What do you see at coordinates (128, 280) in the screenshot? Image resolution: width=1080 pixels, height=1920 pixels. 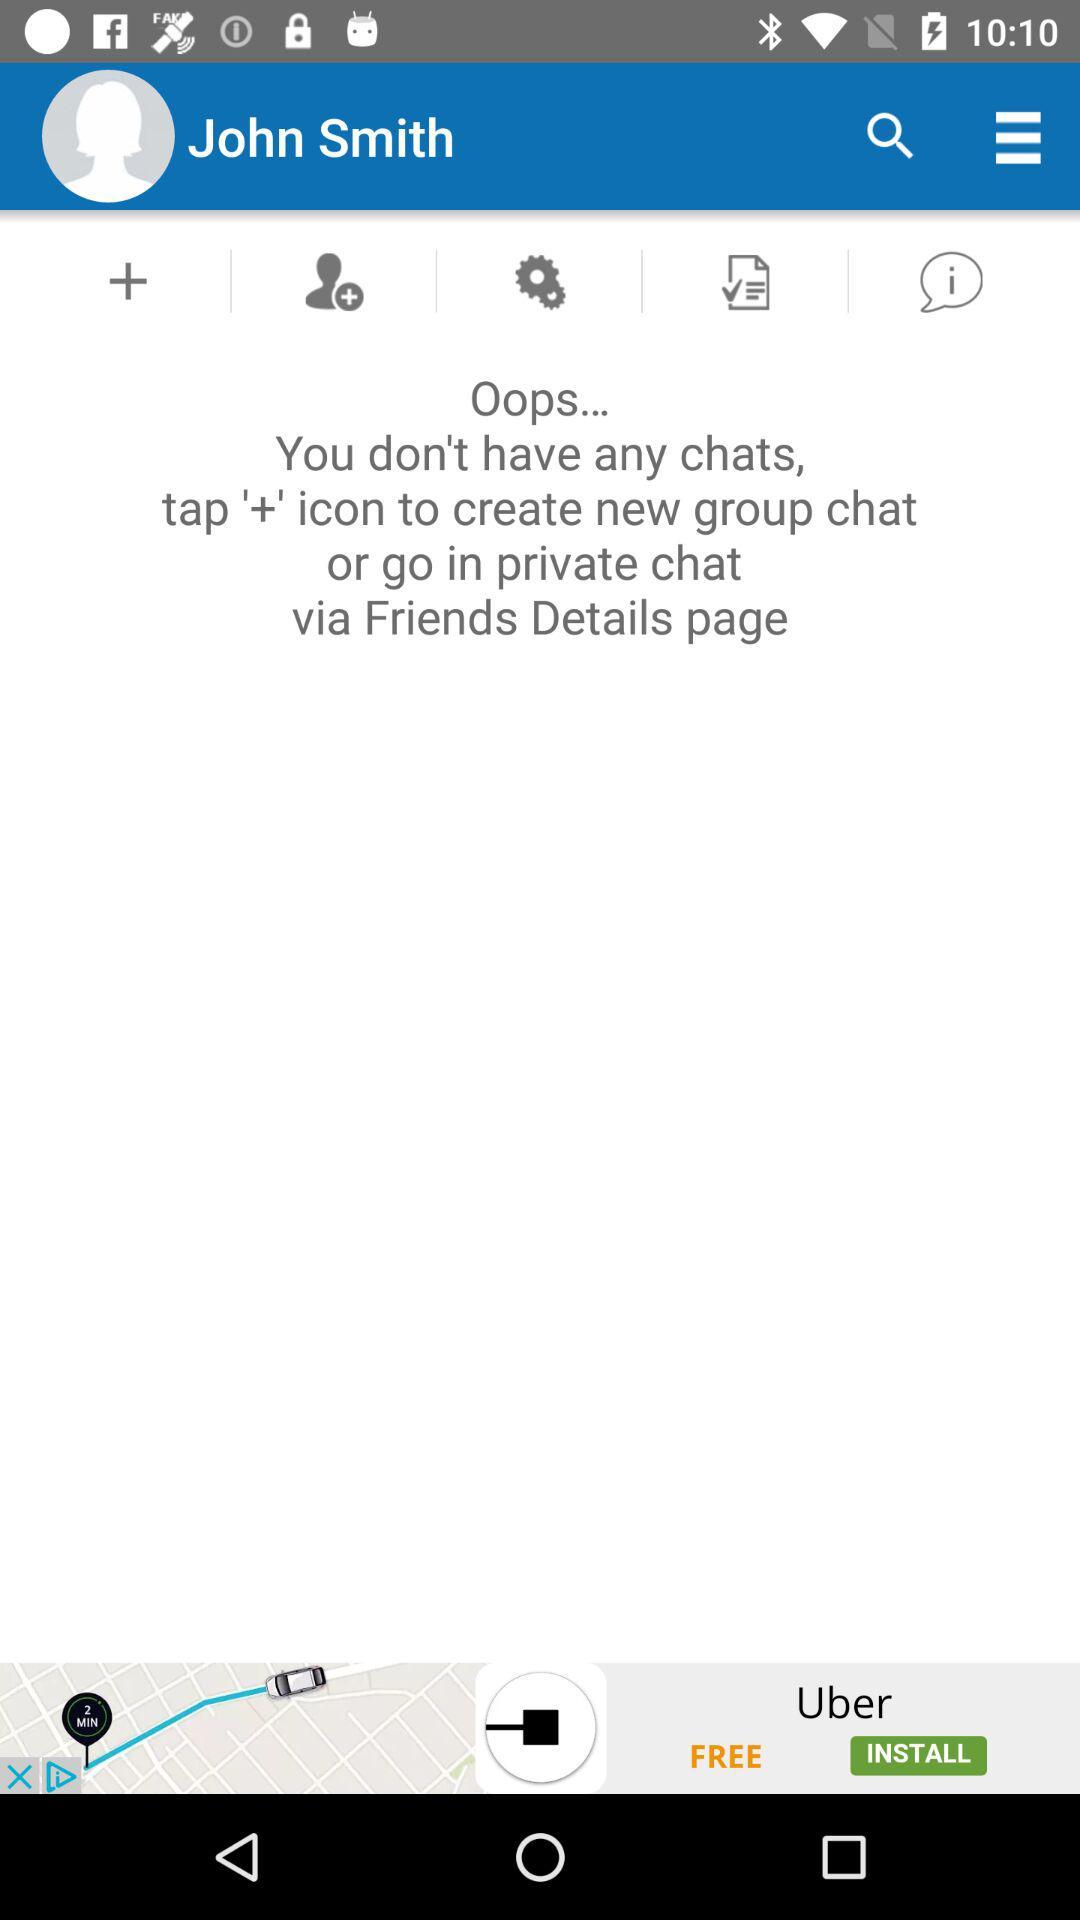 I see `the add icon` at bounding box center [128, 280].